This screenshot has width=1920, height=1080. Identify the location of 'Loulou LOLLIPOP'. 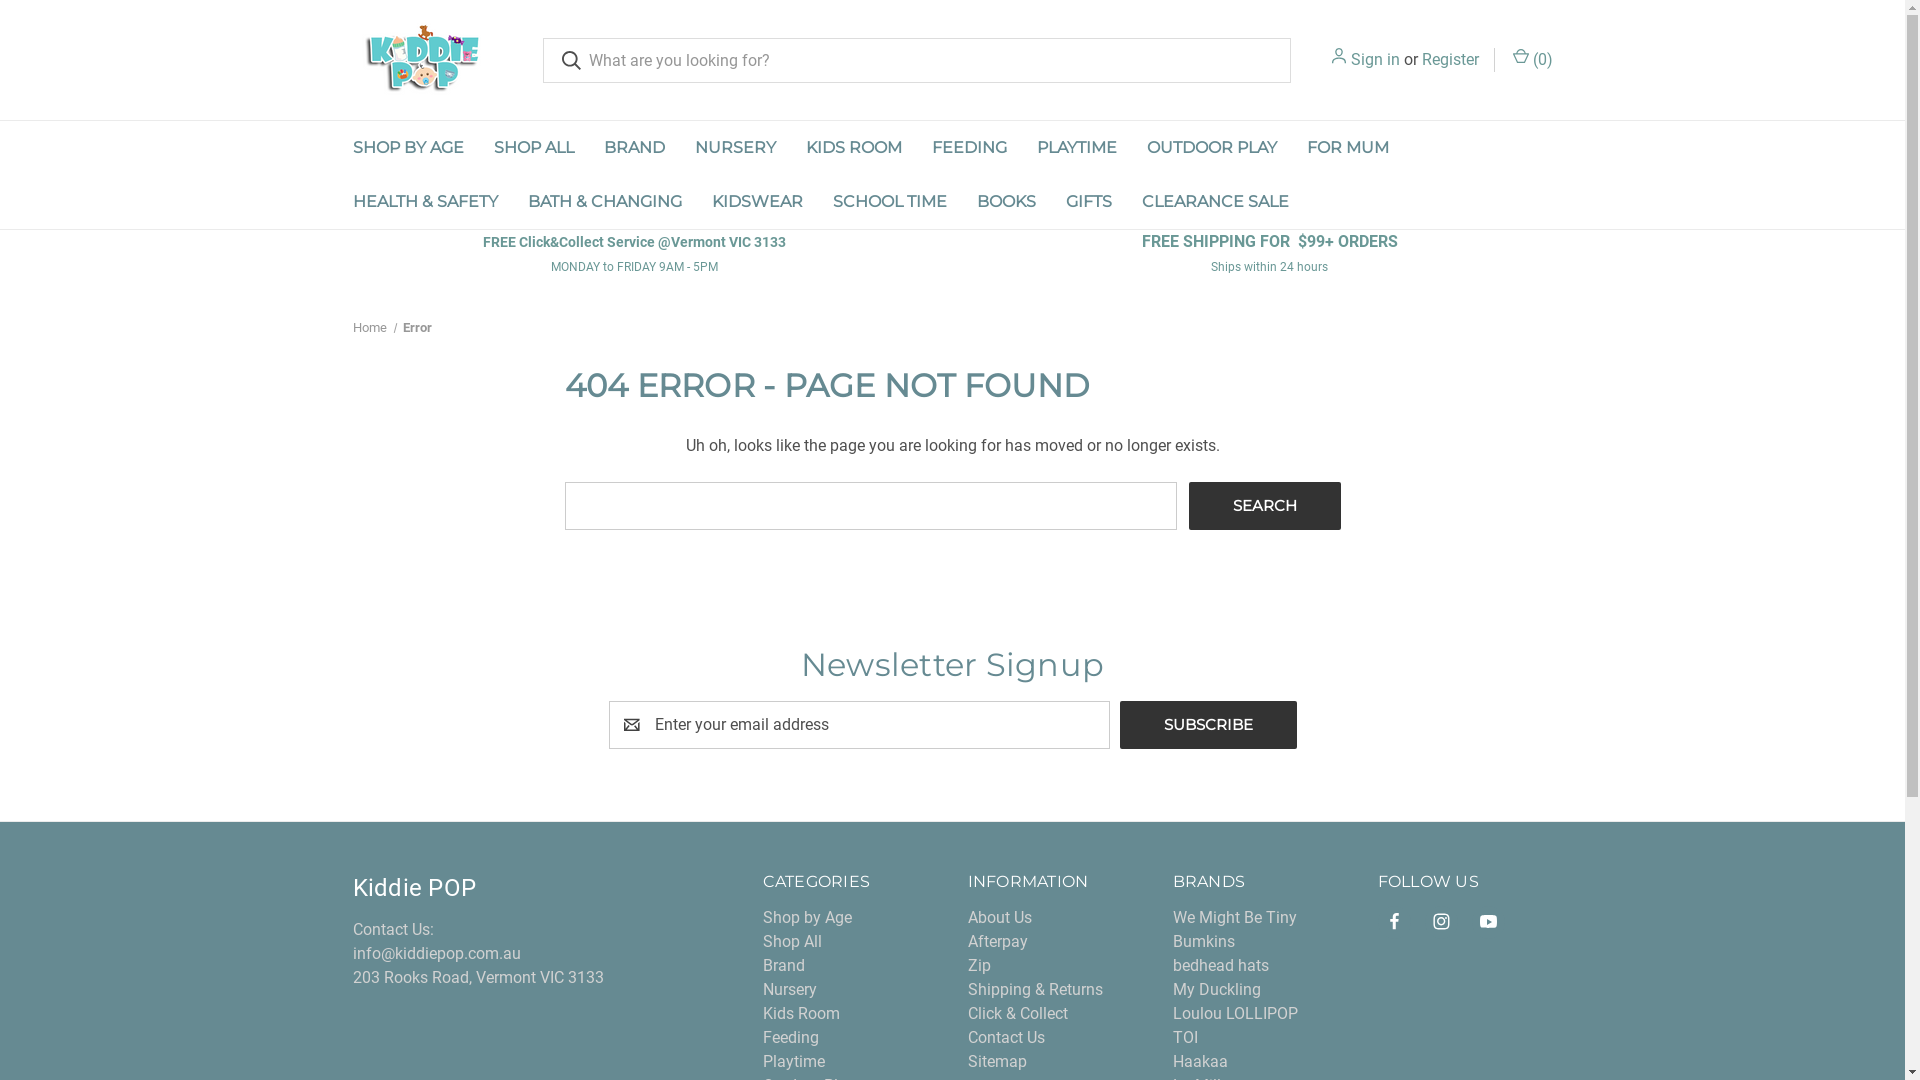
(1234, 1013).